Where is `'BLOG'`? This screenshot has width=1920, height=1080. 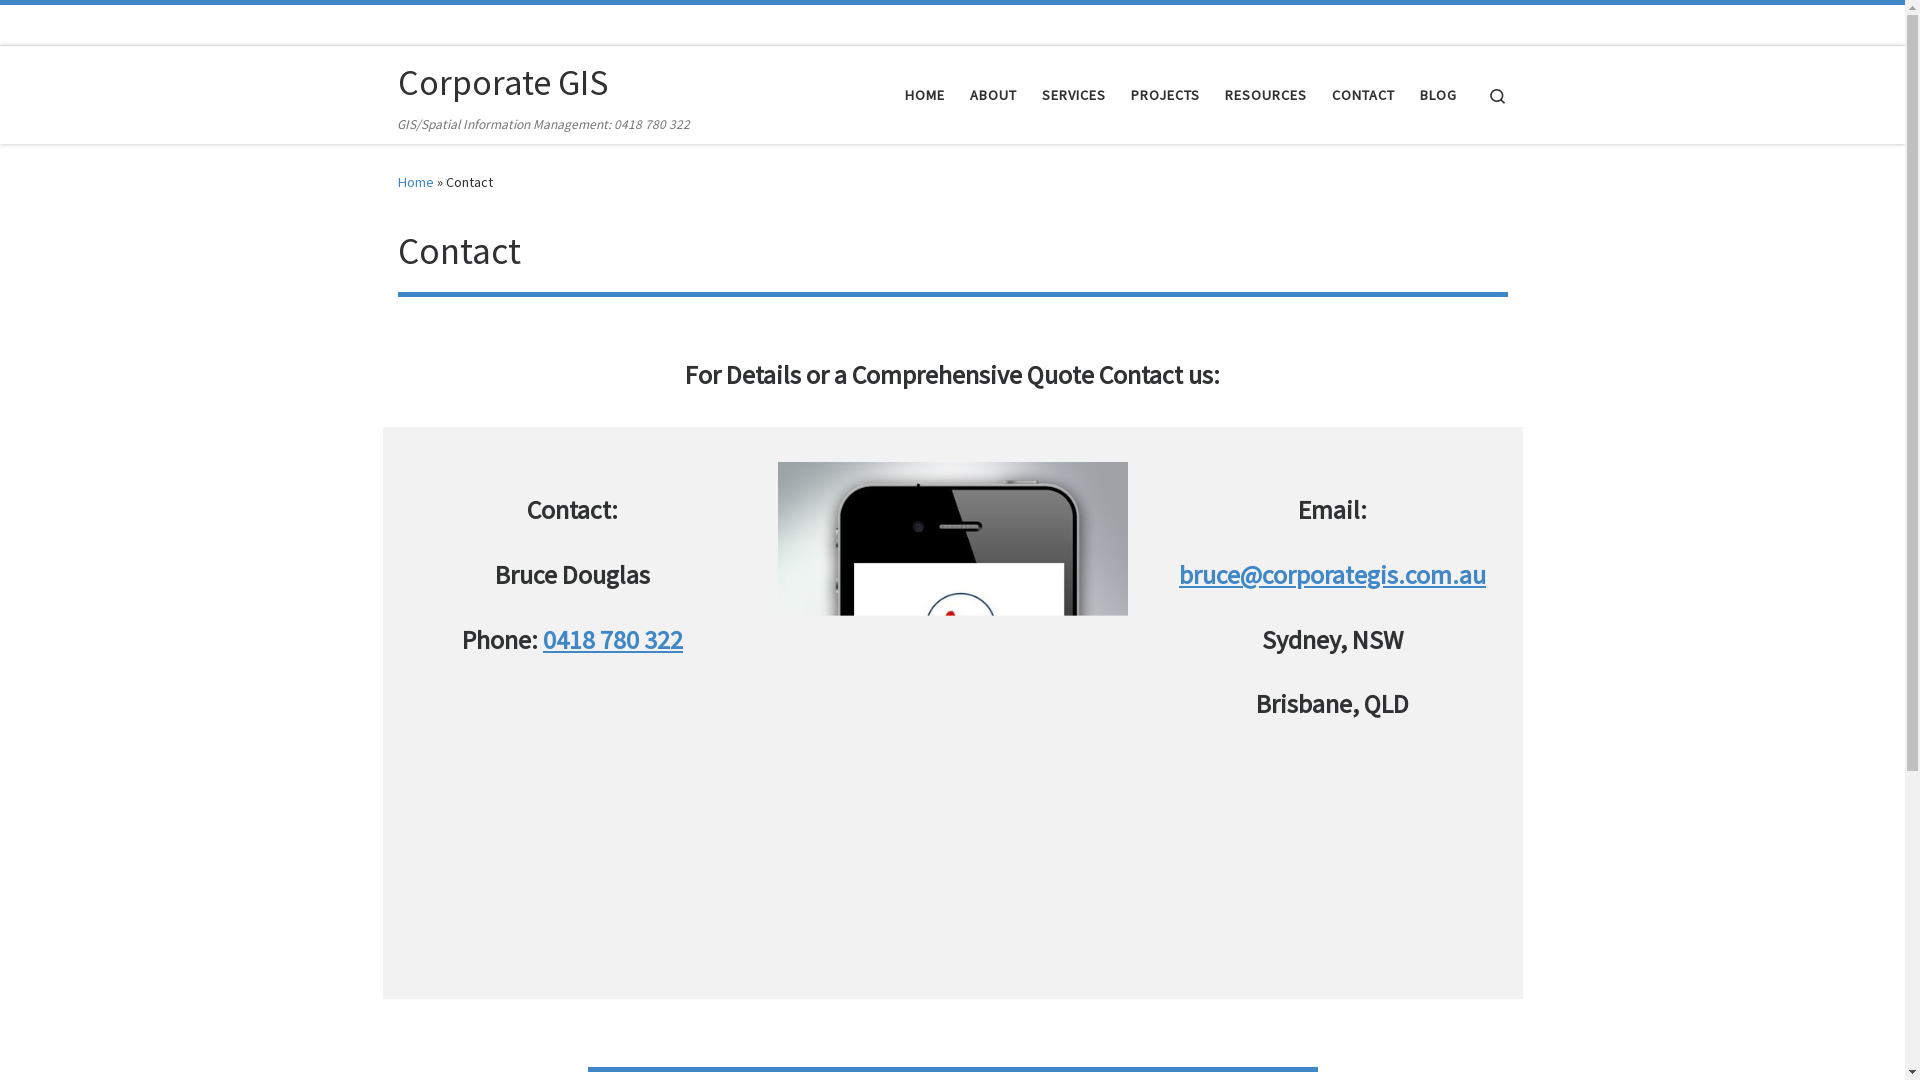
'BLOG' is located at coordinates (1437, 95).